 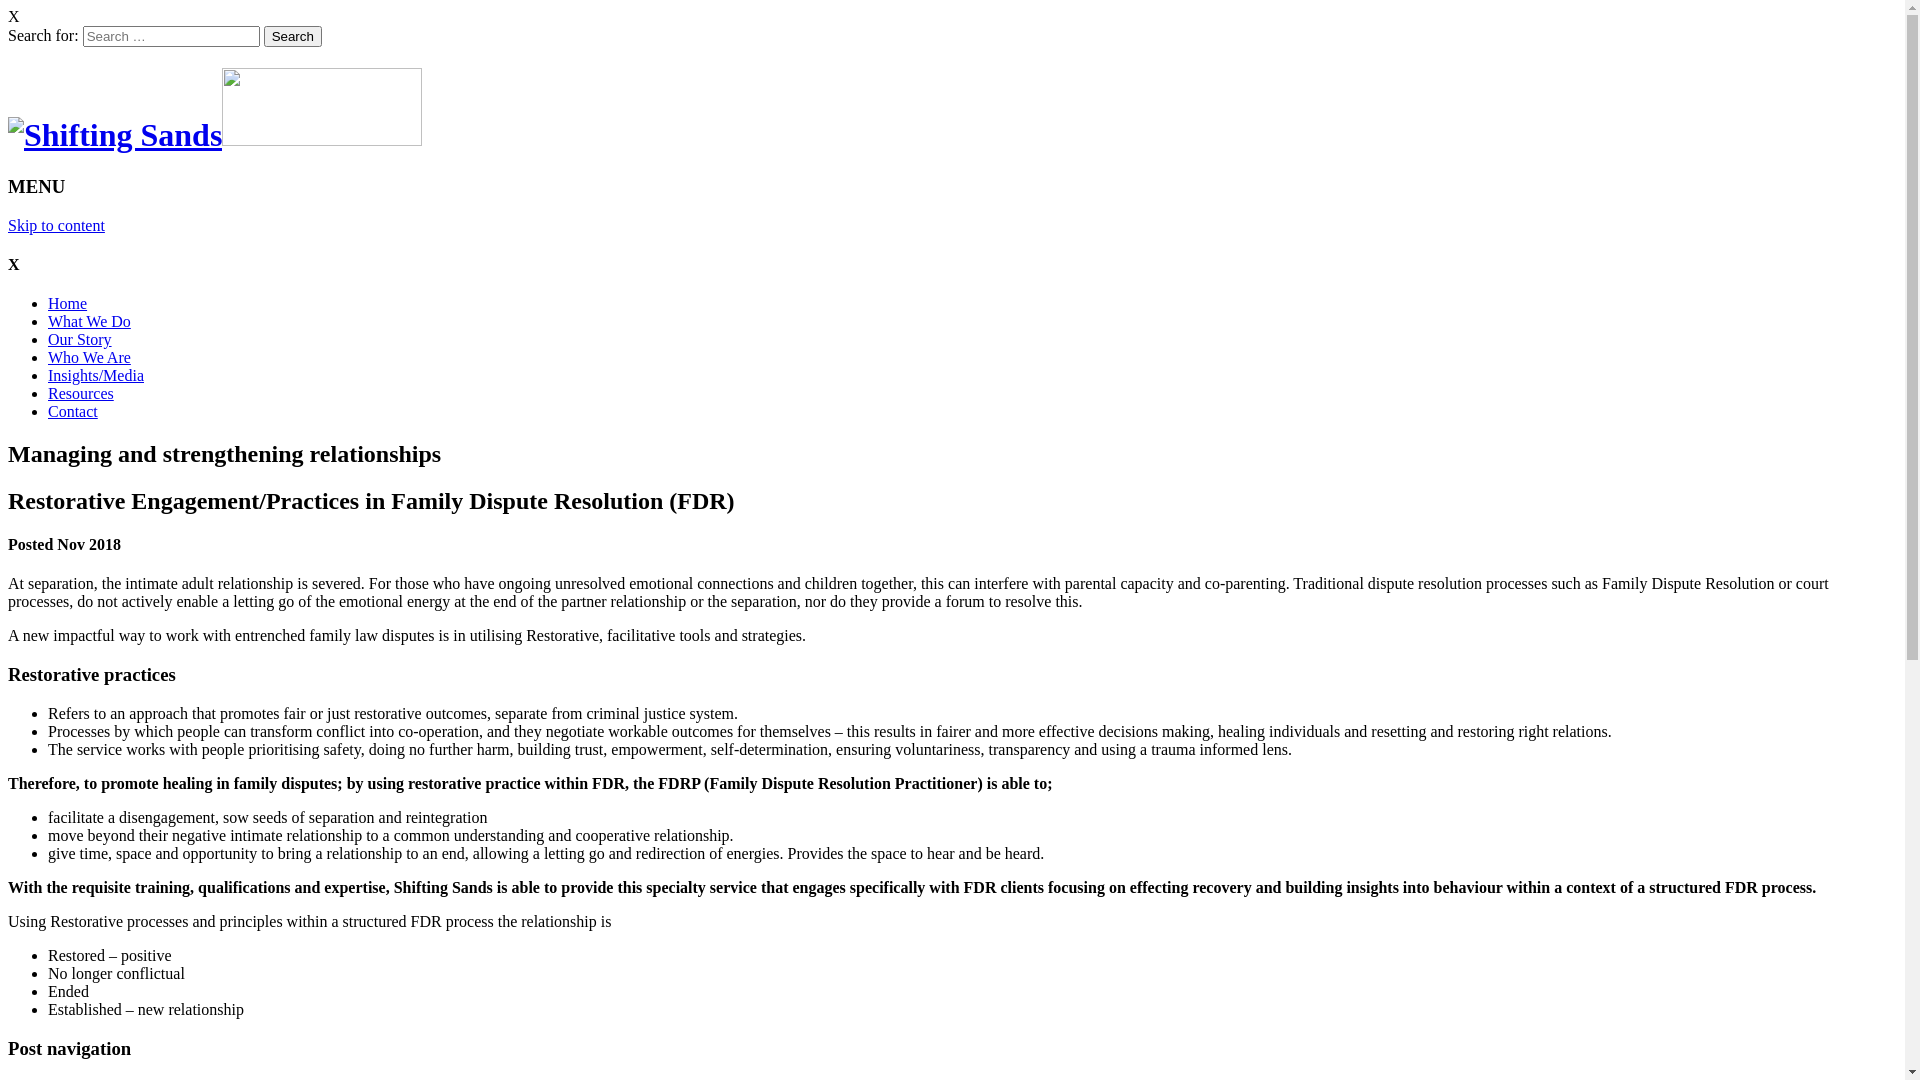 I want to click on 'Insights/Media', so click(x=48, y=375).